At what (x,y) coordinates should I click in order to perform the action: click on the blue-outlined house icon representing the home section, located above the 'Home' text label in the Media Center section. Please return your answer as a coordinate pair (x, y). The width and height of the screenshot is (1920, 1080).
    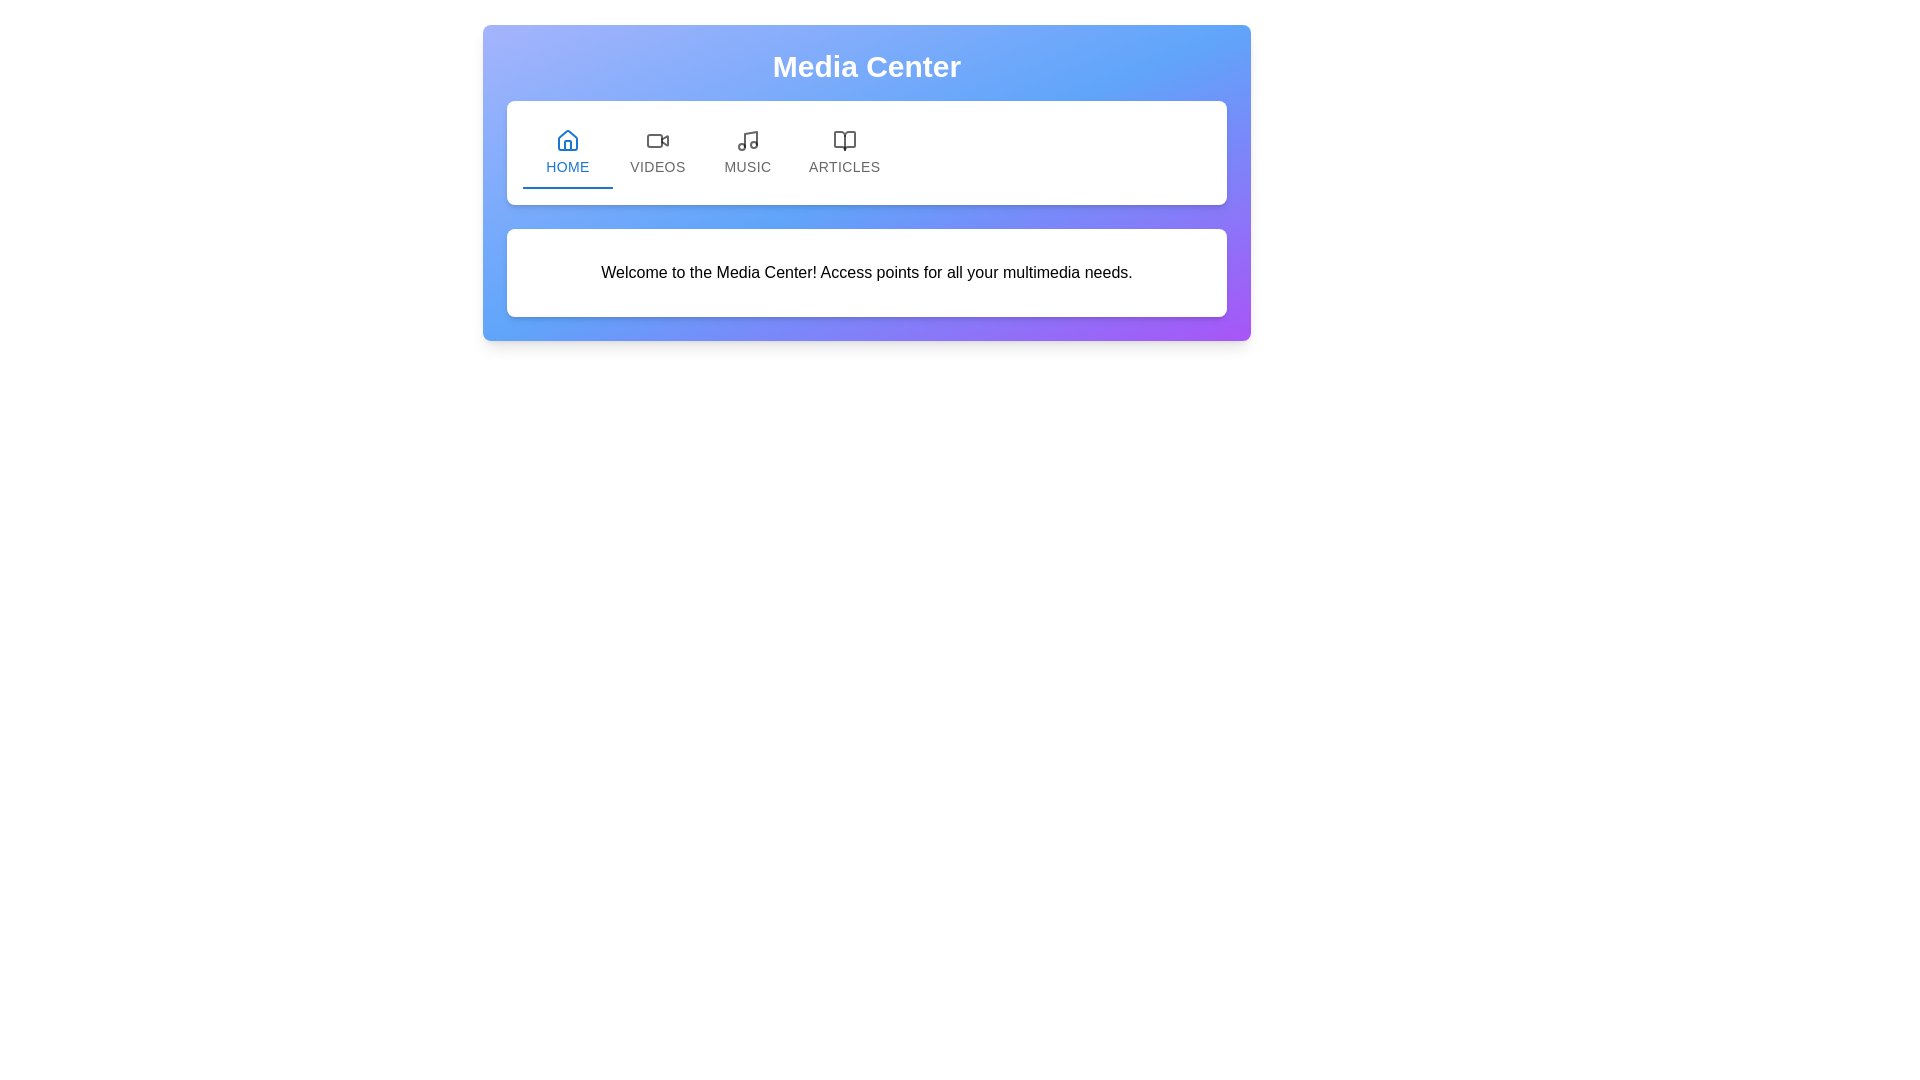
    Looking at the image, I should click on (566, 140).